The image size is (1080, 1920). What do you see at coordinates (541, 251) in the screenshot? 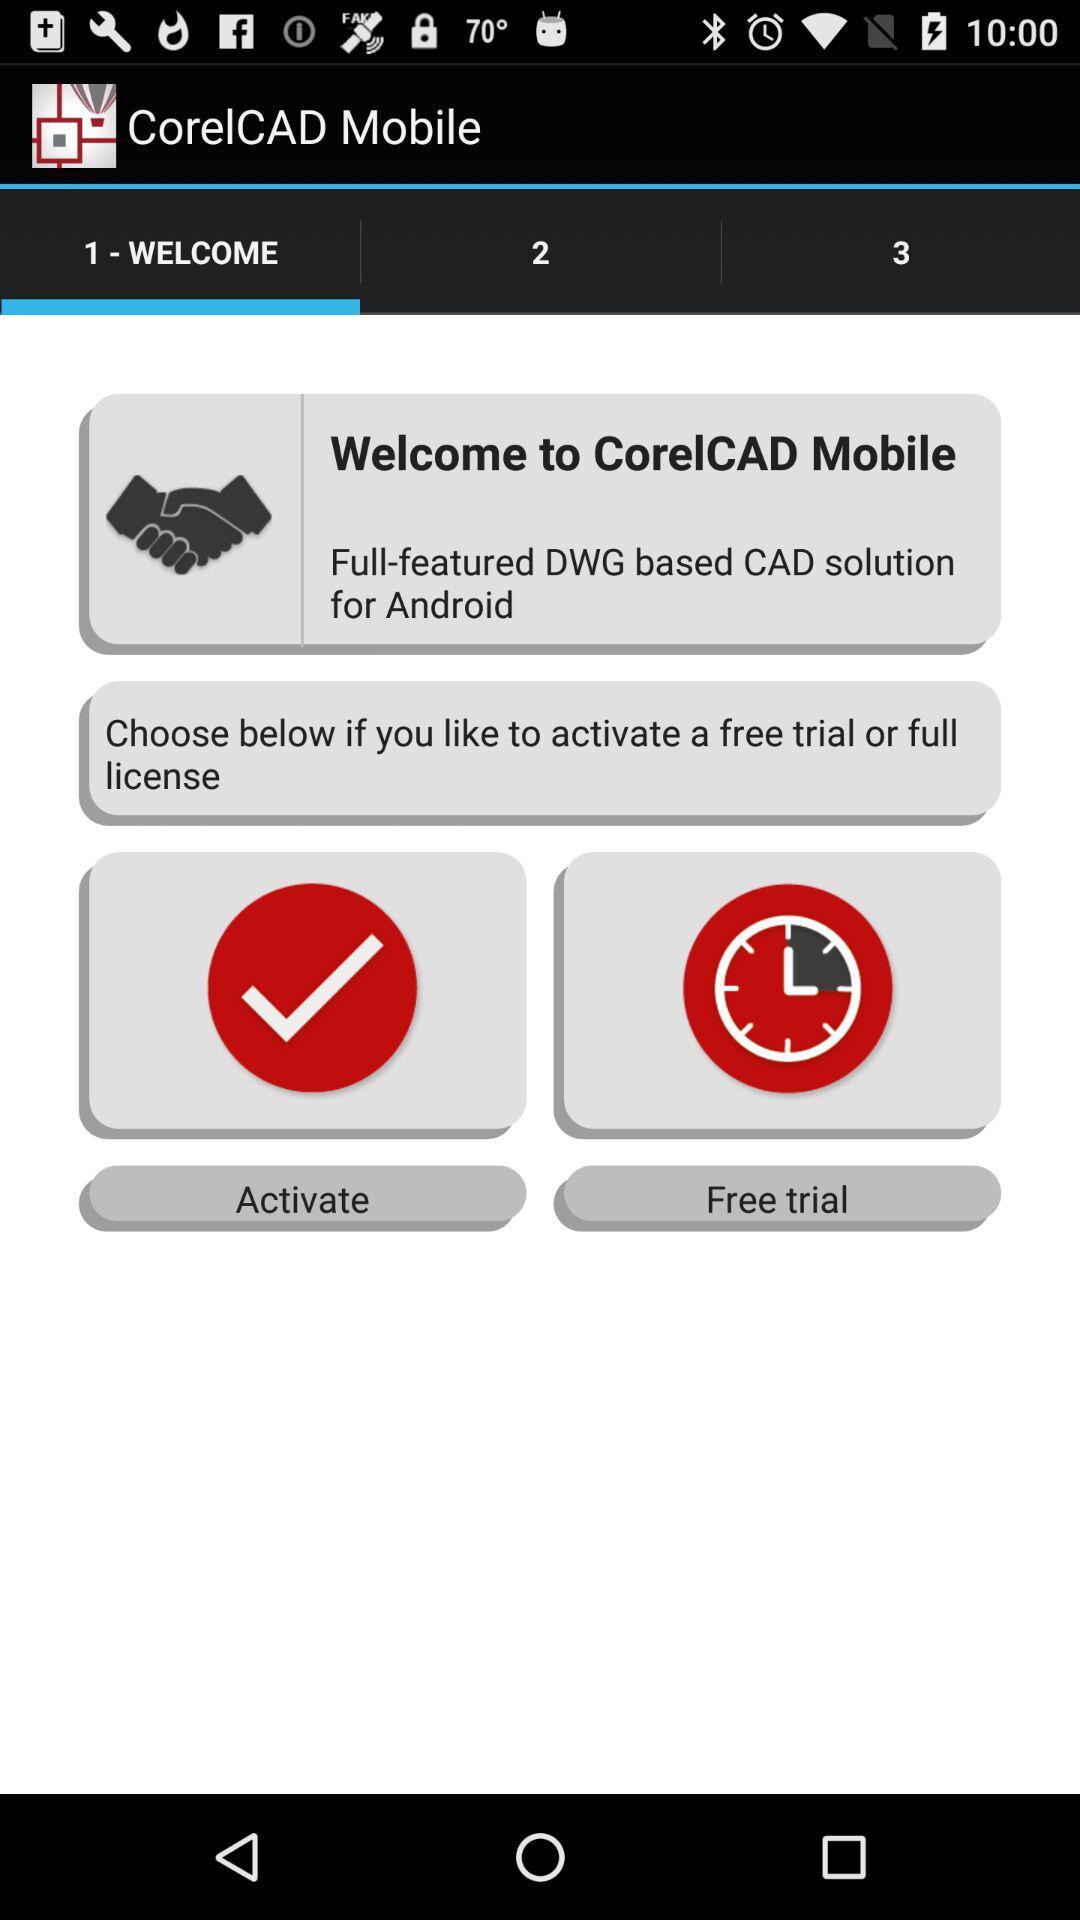
I see `tap on number 2 shown next to 1 welcome` at bounding box center [541, 251].